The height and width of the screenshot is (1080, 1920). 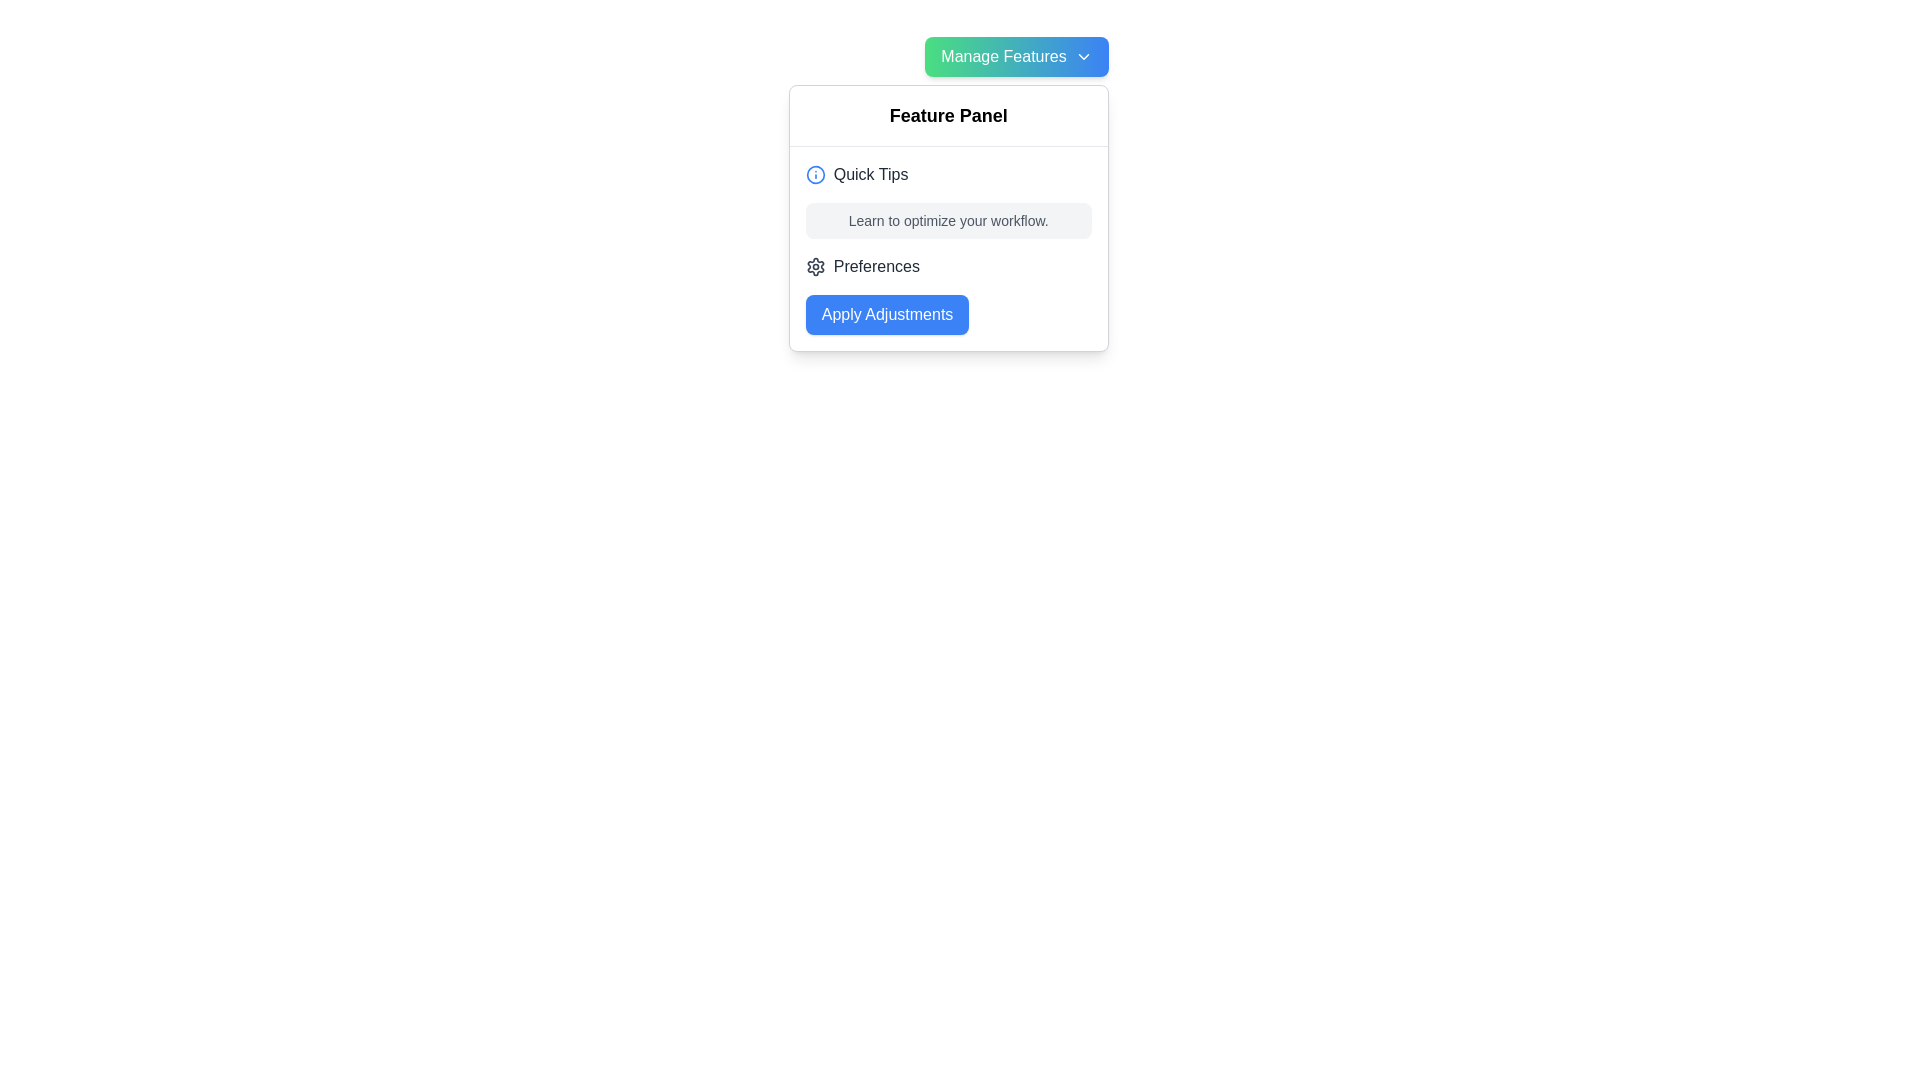 What do you see at coordinates (871, 173) in the screenshot?
I see `the text label displaying 'Quick Tips' which is styled with a medium font weight and dark gray color` at bounding box center [871, 173].